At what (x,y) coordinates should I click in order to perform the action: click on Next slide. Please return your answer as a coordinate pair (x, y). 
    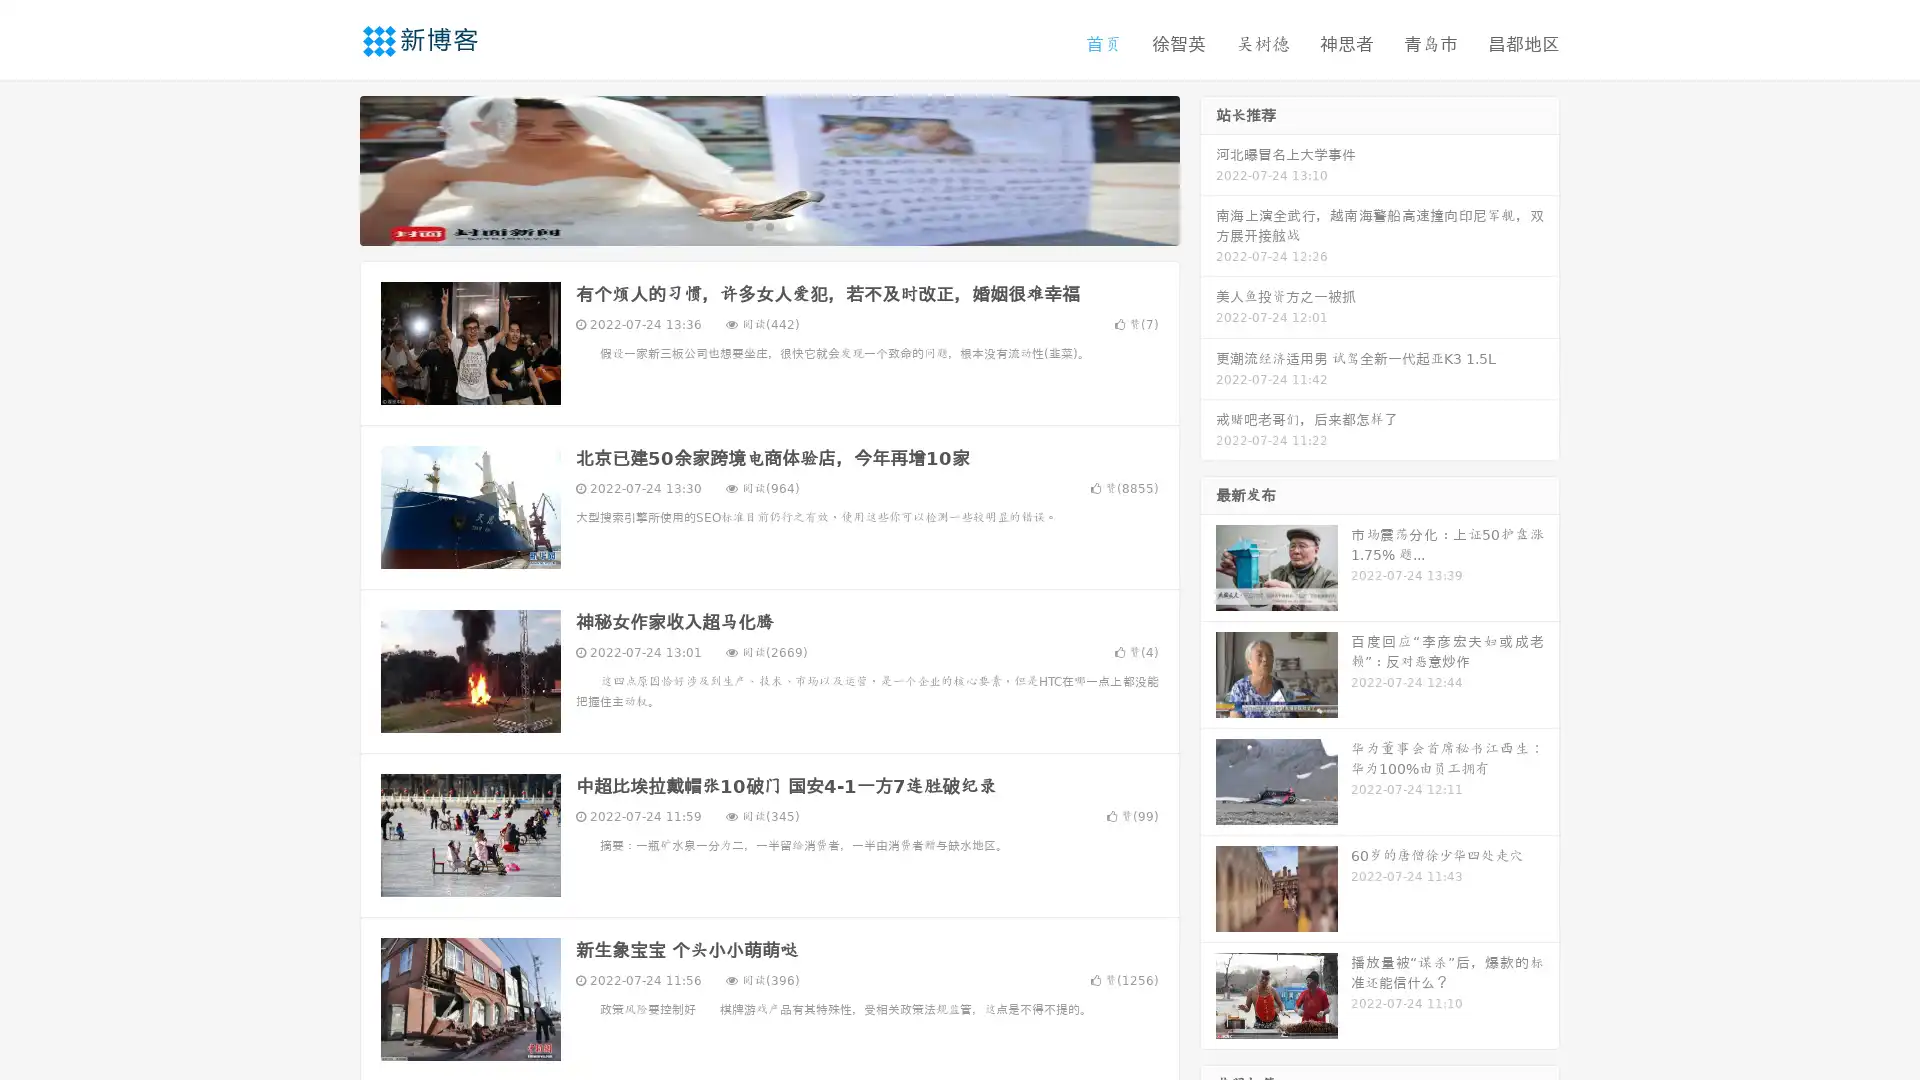
    Looking at the image, I should click on (1208, 168).